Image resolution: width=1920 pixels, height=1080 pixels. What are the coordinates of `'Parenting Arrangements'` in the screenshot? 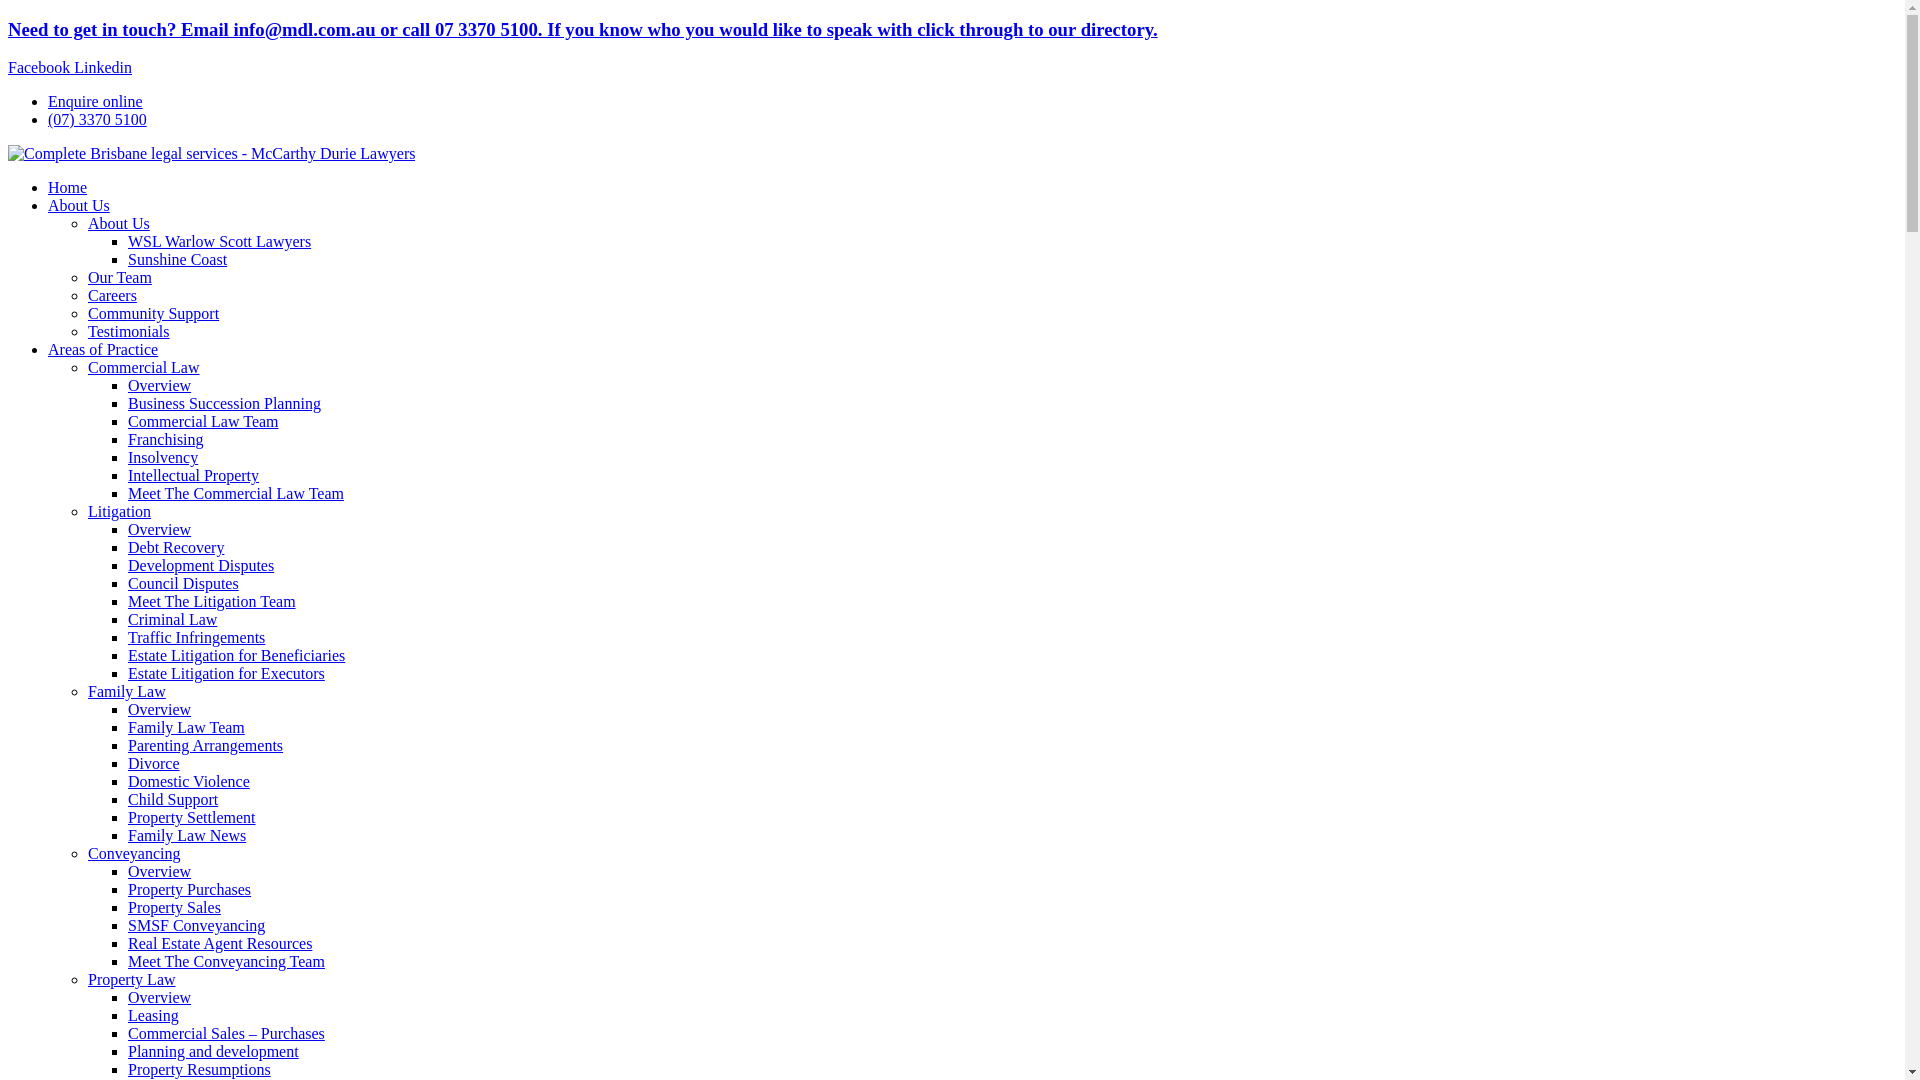 It's located at (127, 745).